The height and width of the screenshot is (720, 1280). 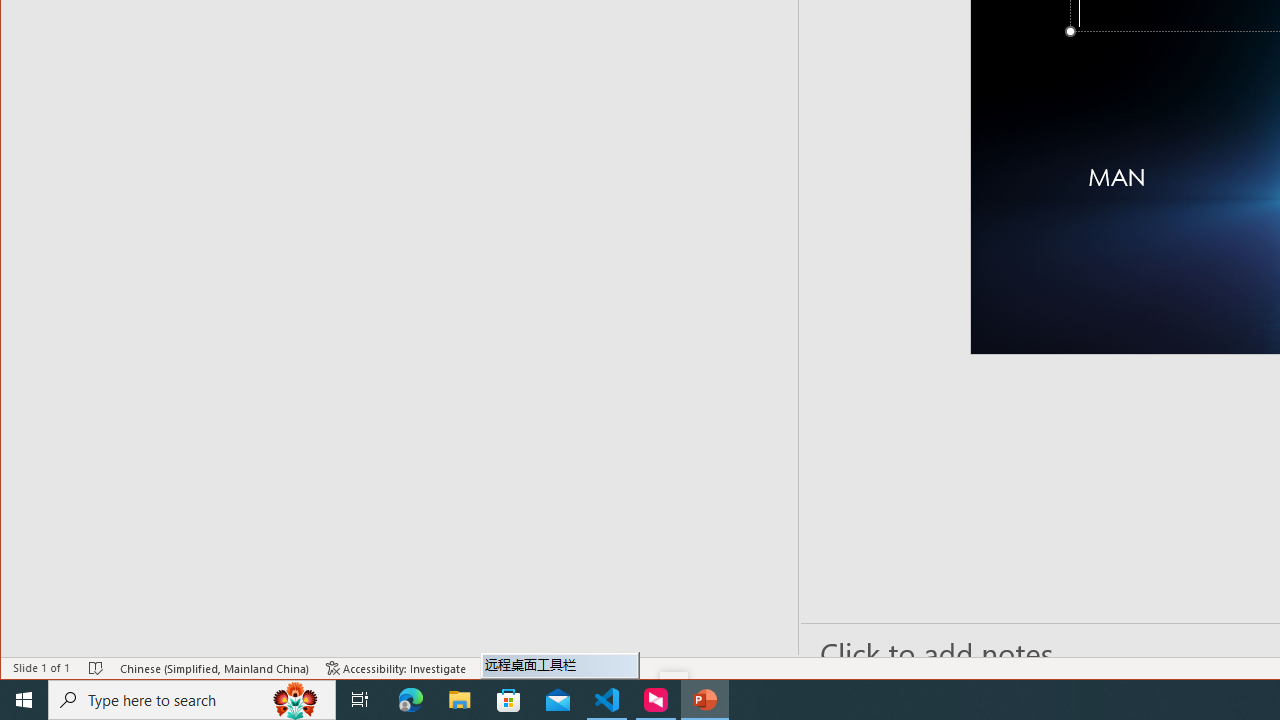 What do you see at coordinates (459, 698) in the screenshot?
I see `'File Explorer'` at bounding box center [459, 698].